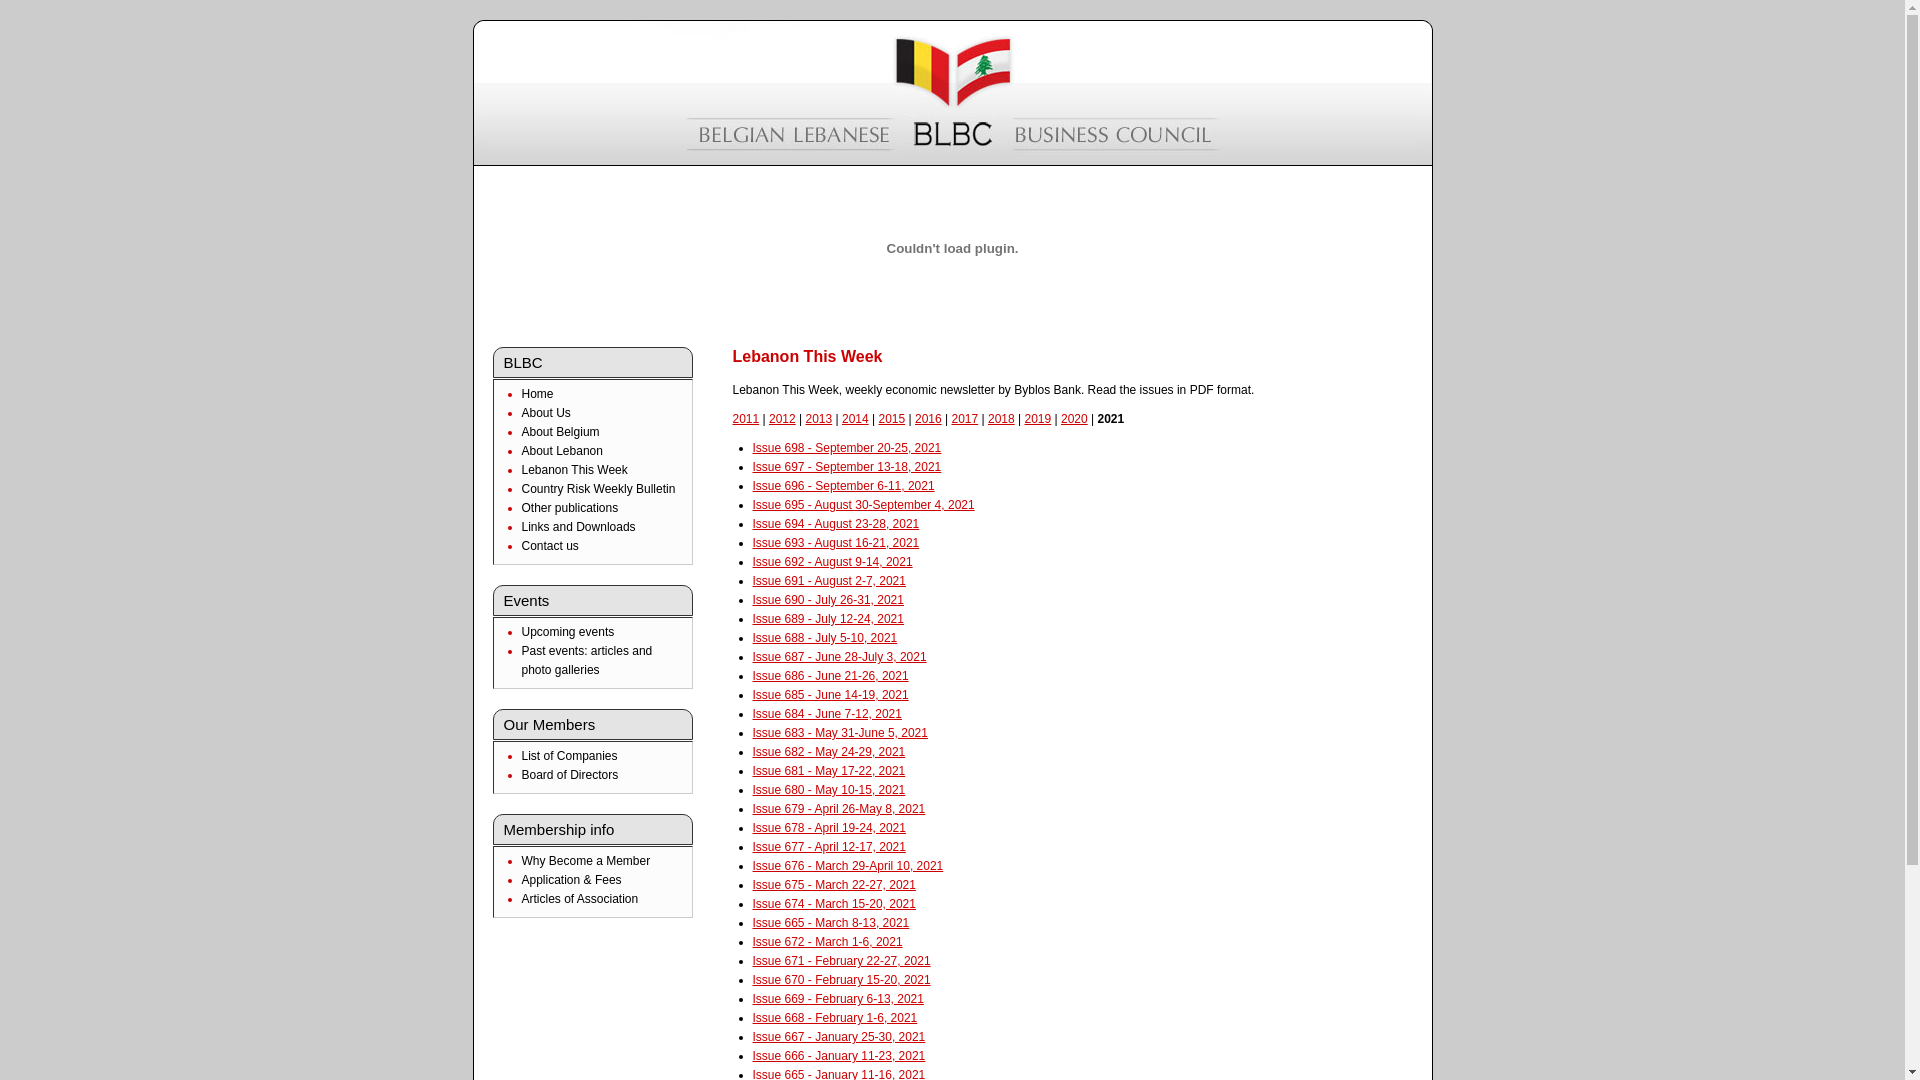  Describe the element at coordinates (561, 451) in the screenshot. I see `'About Lebanon'` at that location.